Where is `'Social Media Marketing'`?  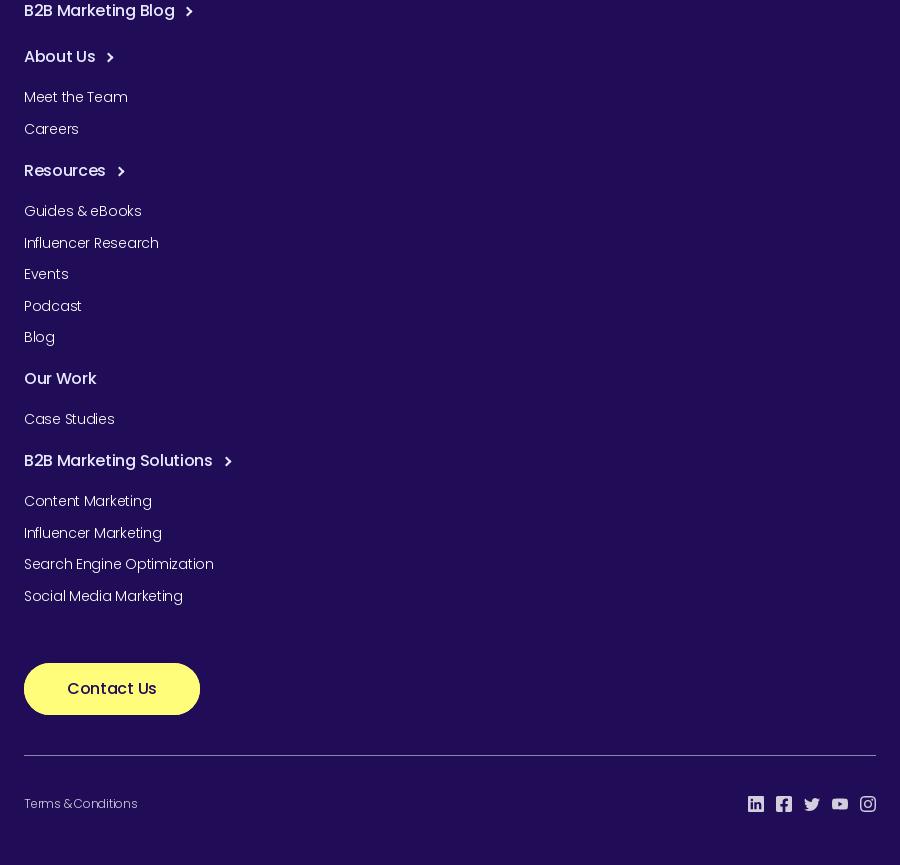 'Social Media Marketing' is located at coordinates (101, 595).